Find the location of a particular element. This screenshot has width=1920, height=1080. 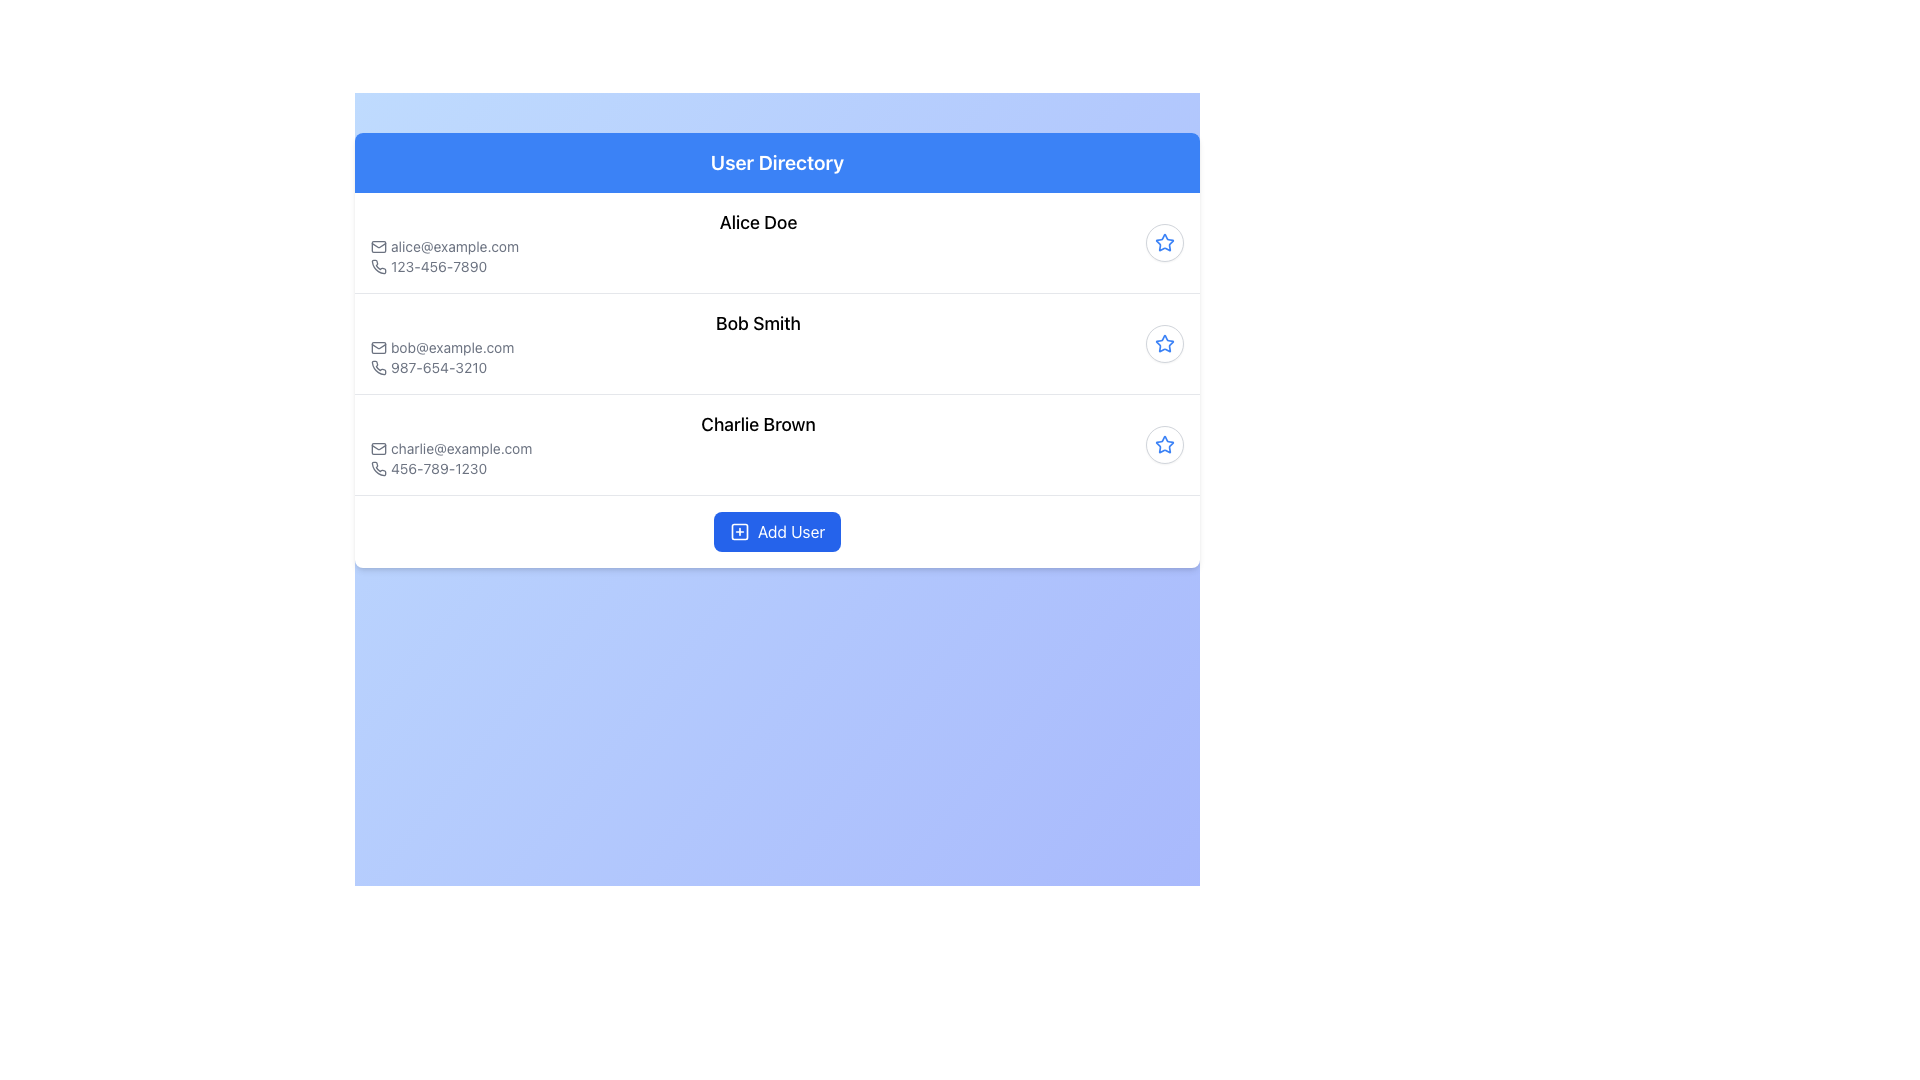

the star-shaped icon with a blue outline, located on the right side of the contact information for 'Charlie Brown' is located at coordinates (1165, 342).